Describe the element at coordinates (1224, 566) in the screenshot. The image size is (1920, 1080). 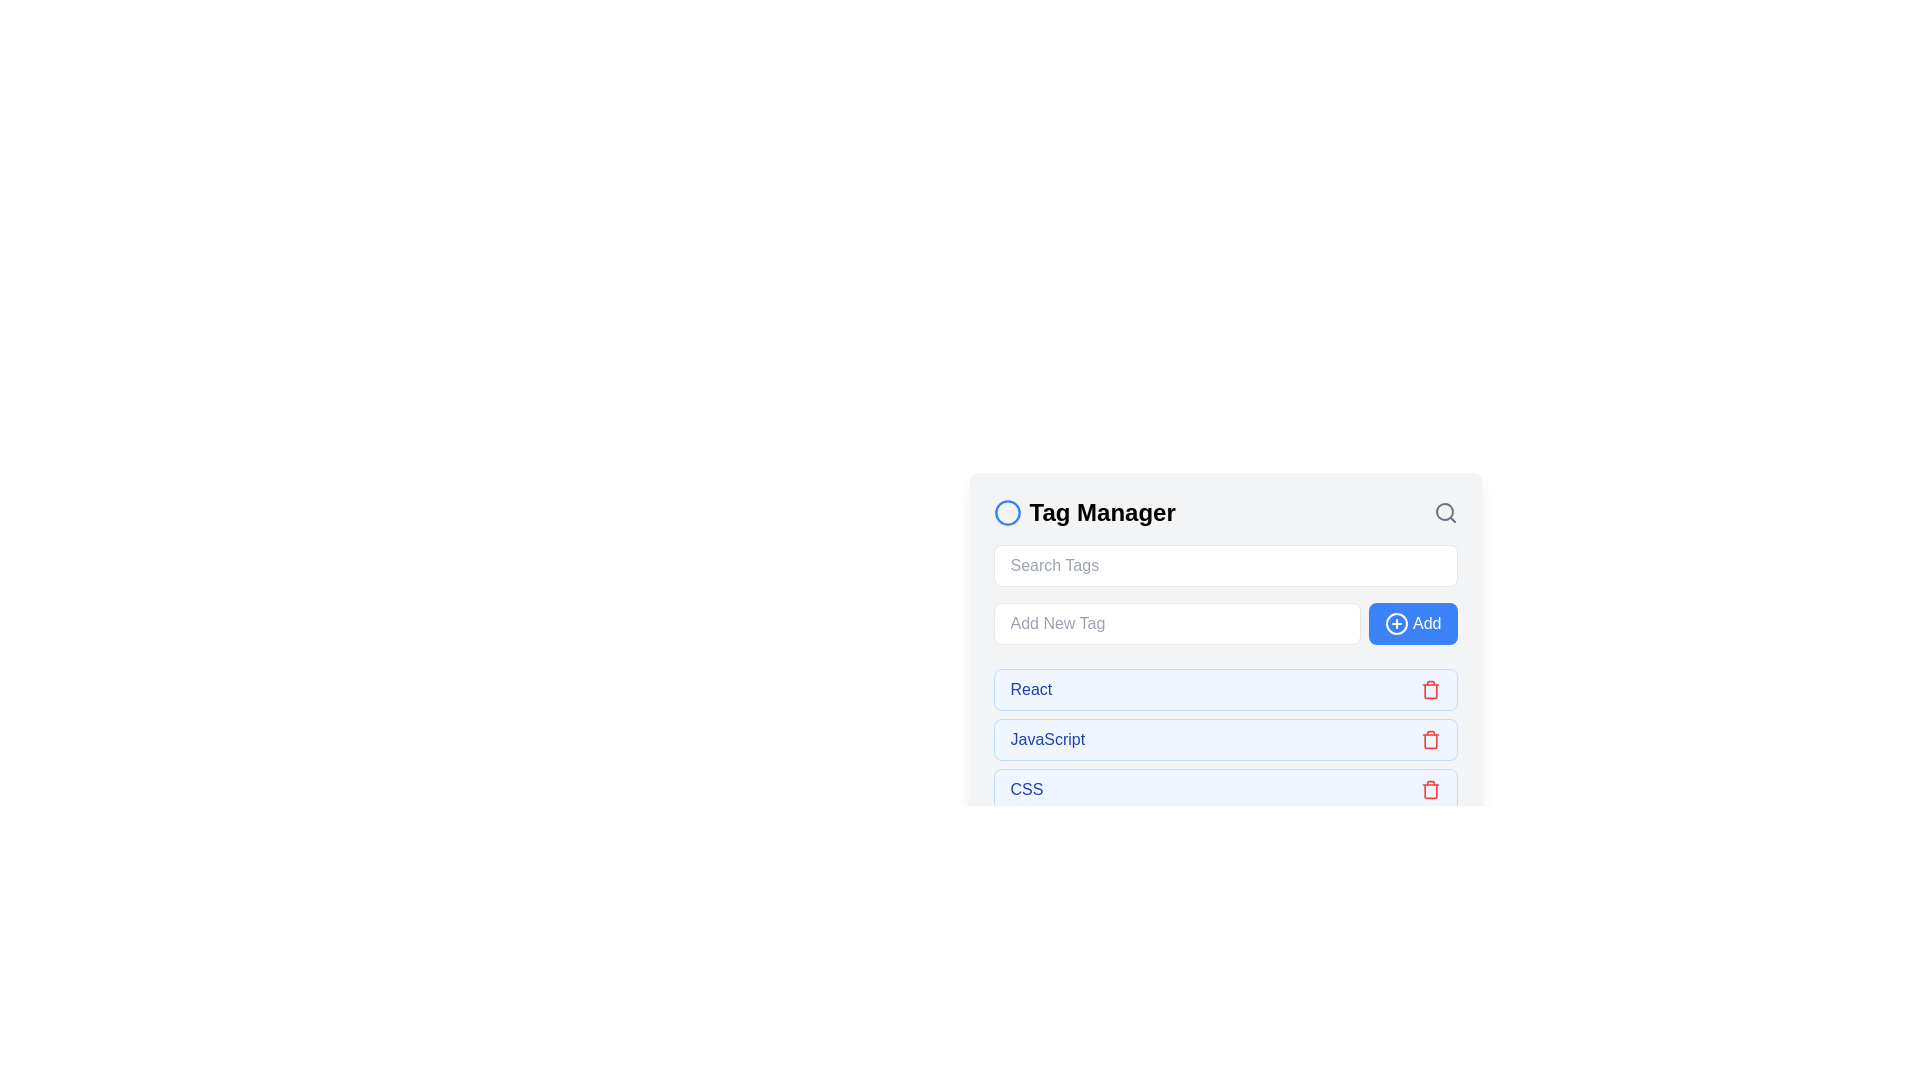
I see `the search bar input field in the 'Tag Manager' interface to focus on it for entering keywords or phrases` at that location.